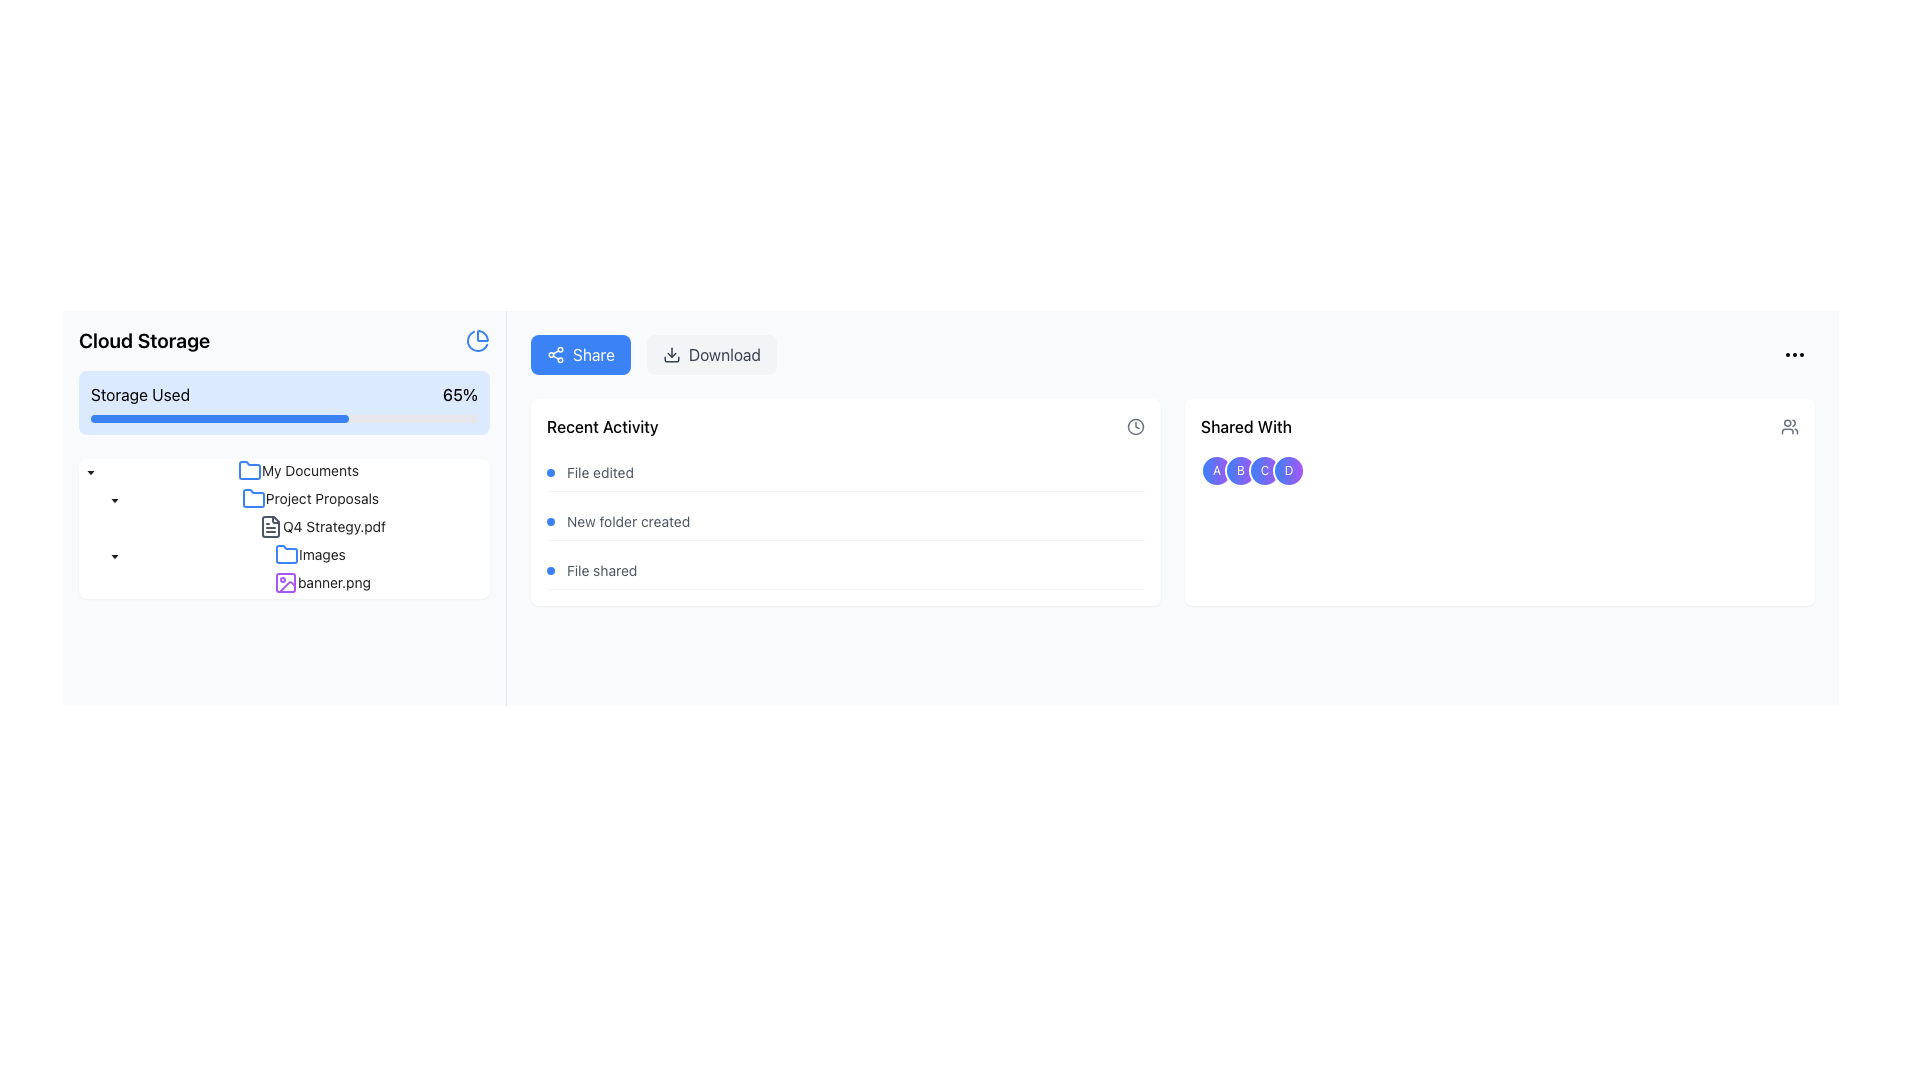 Image resolution: width=1920 pixels, height=1080 pixels. Describe the element at coordinates (322, 526) in the screenshot. I see `the Tree item representing the document file named 'Q4 Strategy.pdf'` at that location.